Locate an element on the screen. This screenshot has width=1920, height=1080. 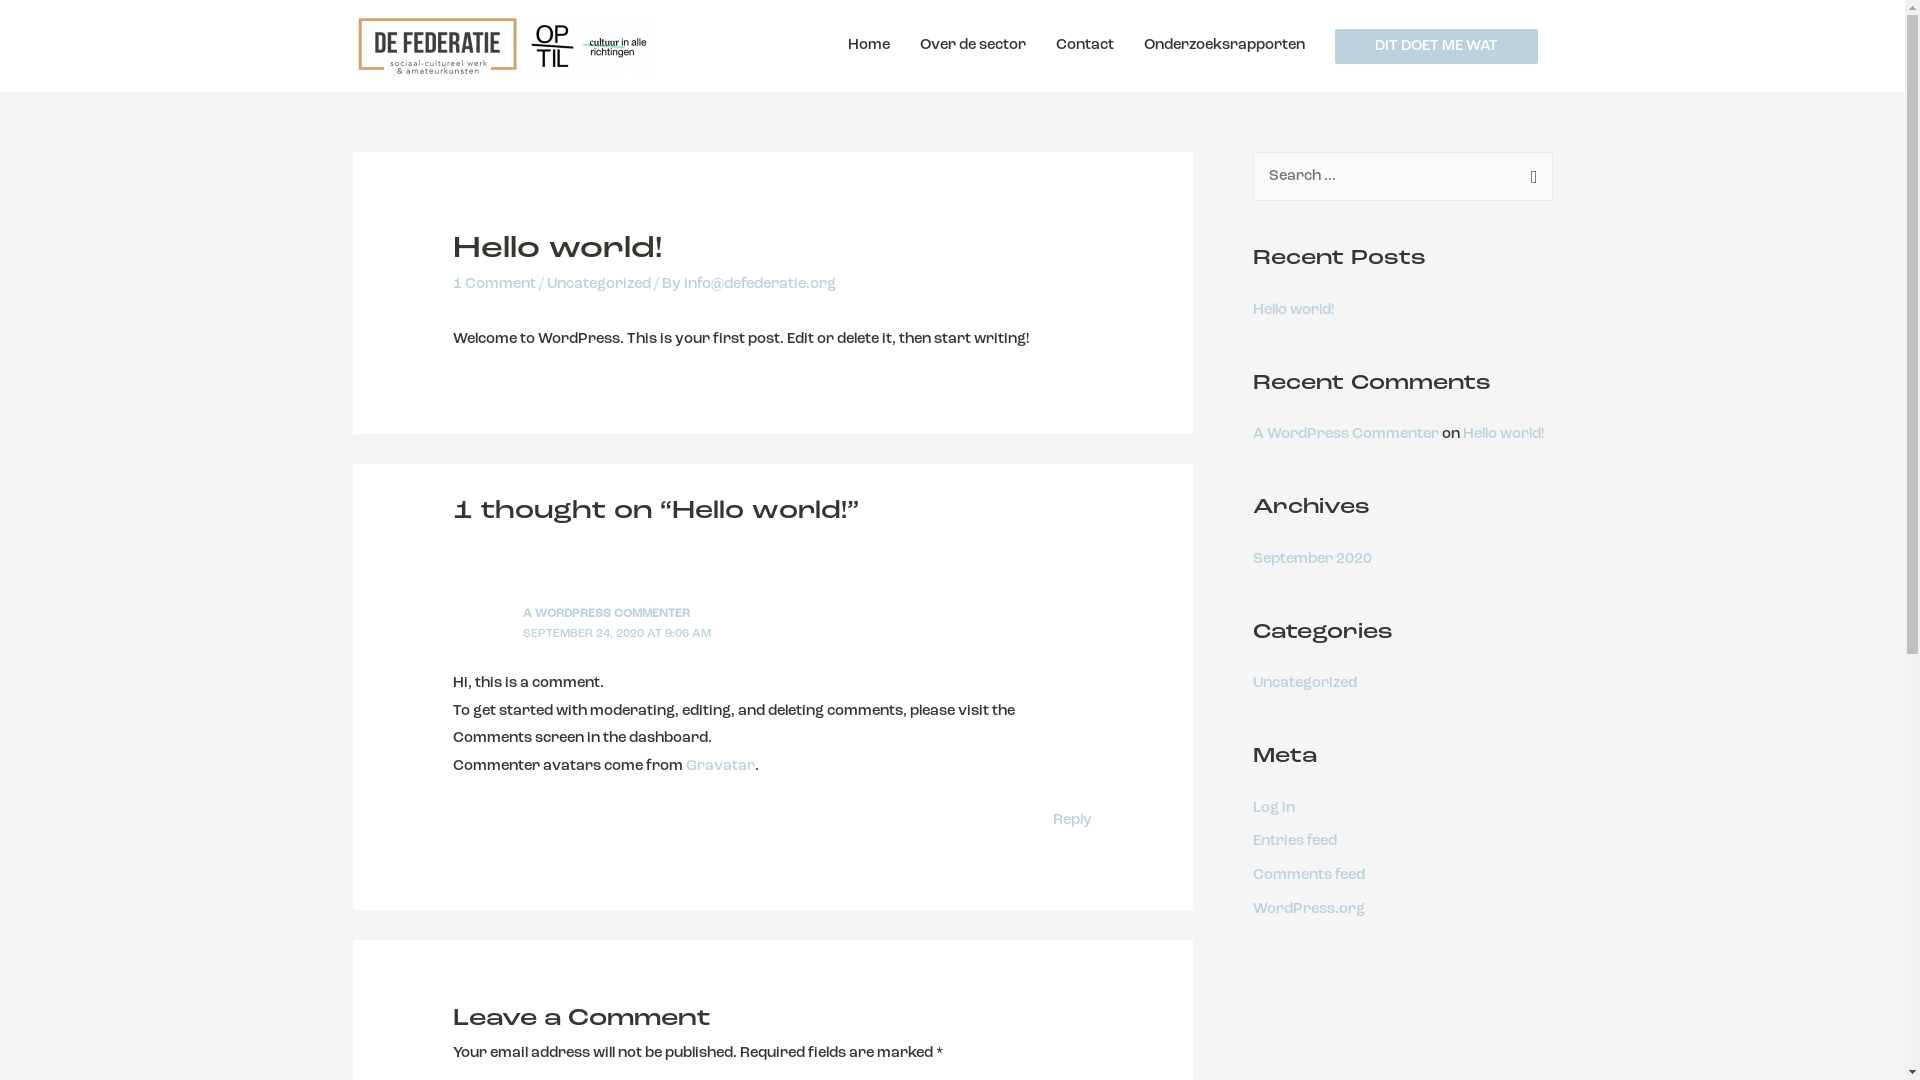
'DIT DOET ME WAT' is located at coordinates (1334, 45).